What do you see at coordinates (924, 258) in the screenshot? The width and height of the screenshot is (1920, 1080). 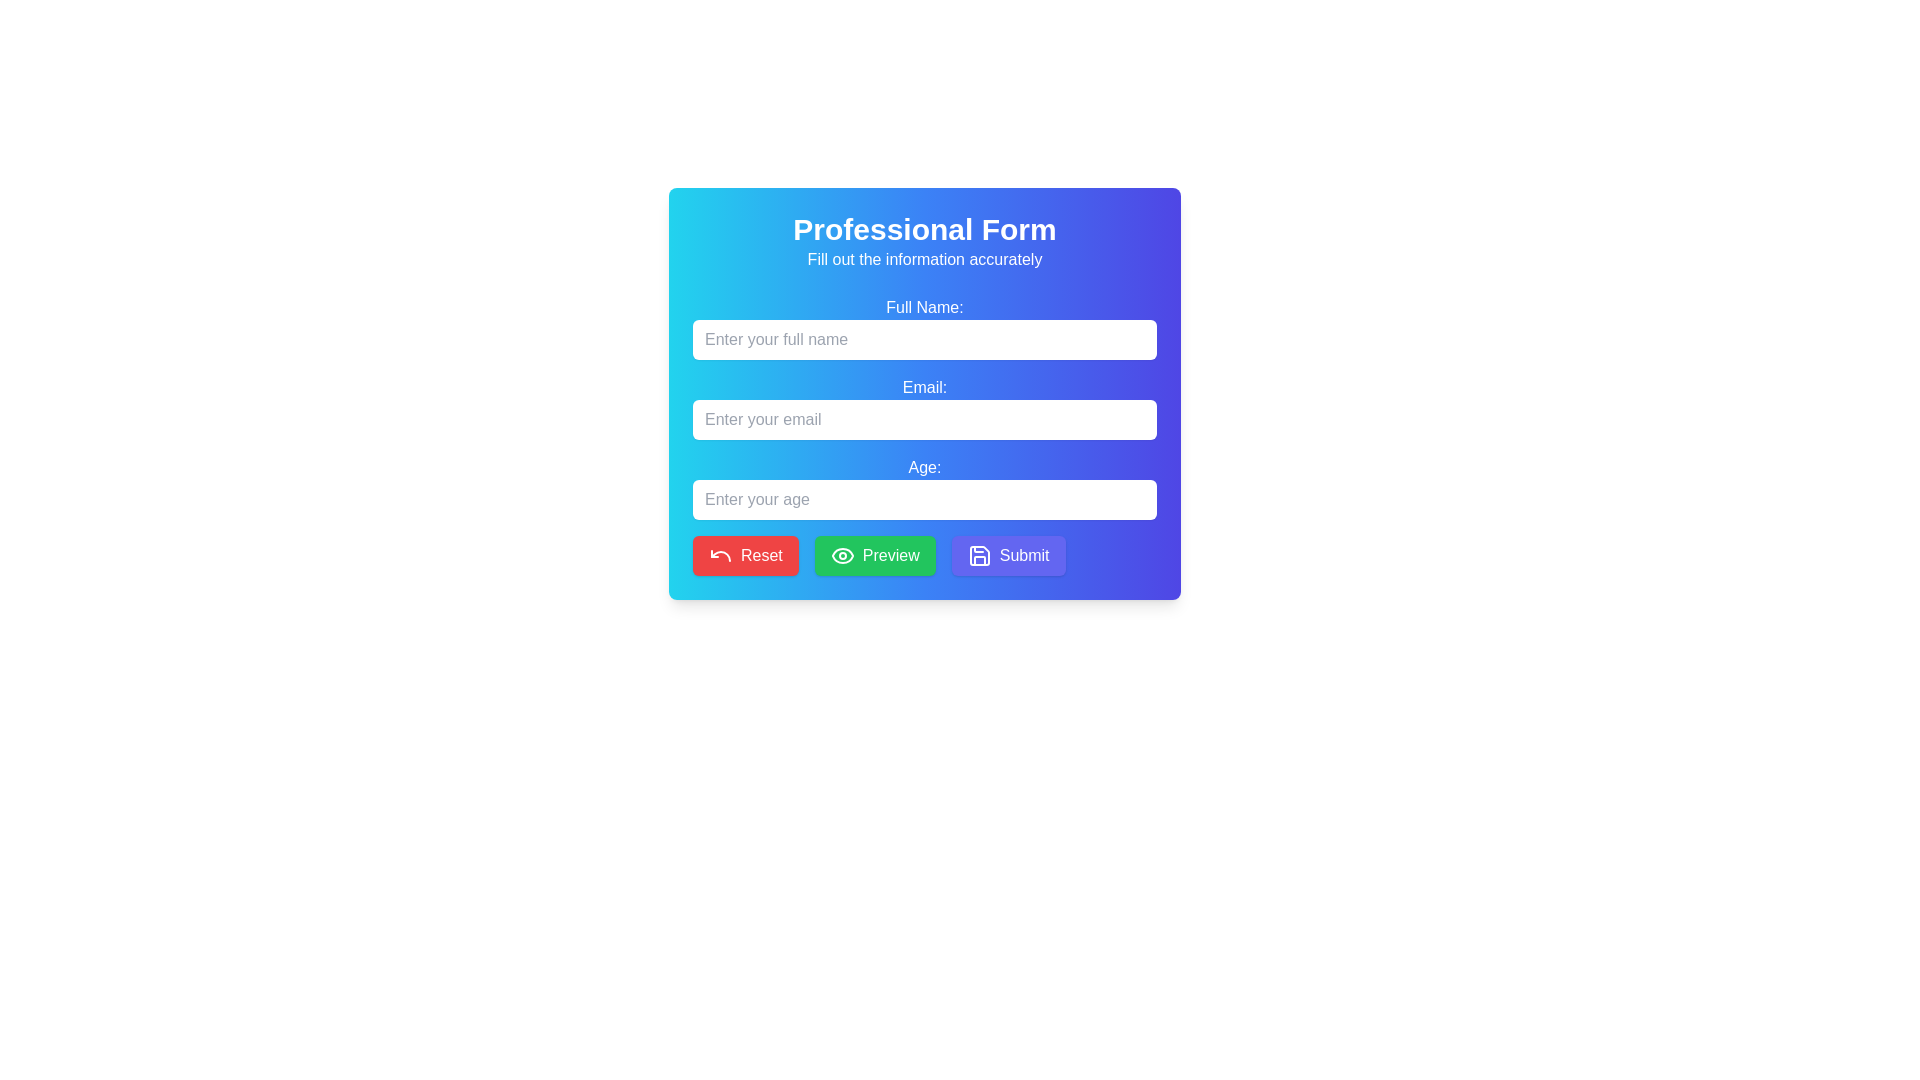 I see `the static text displaying 'Fill out the information accurately' that is located below the 'Professional Form' header` at bounding box center [924, 258].